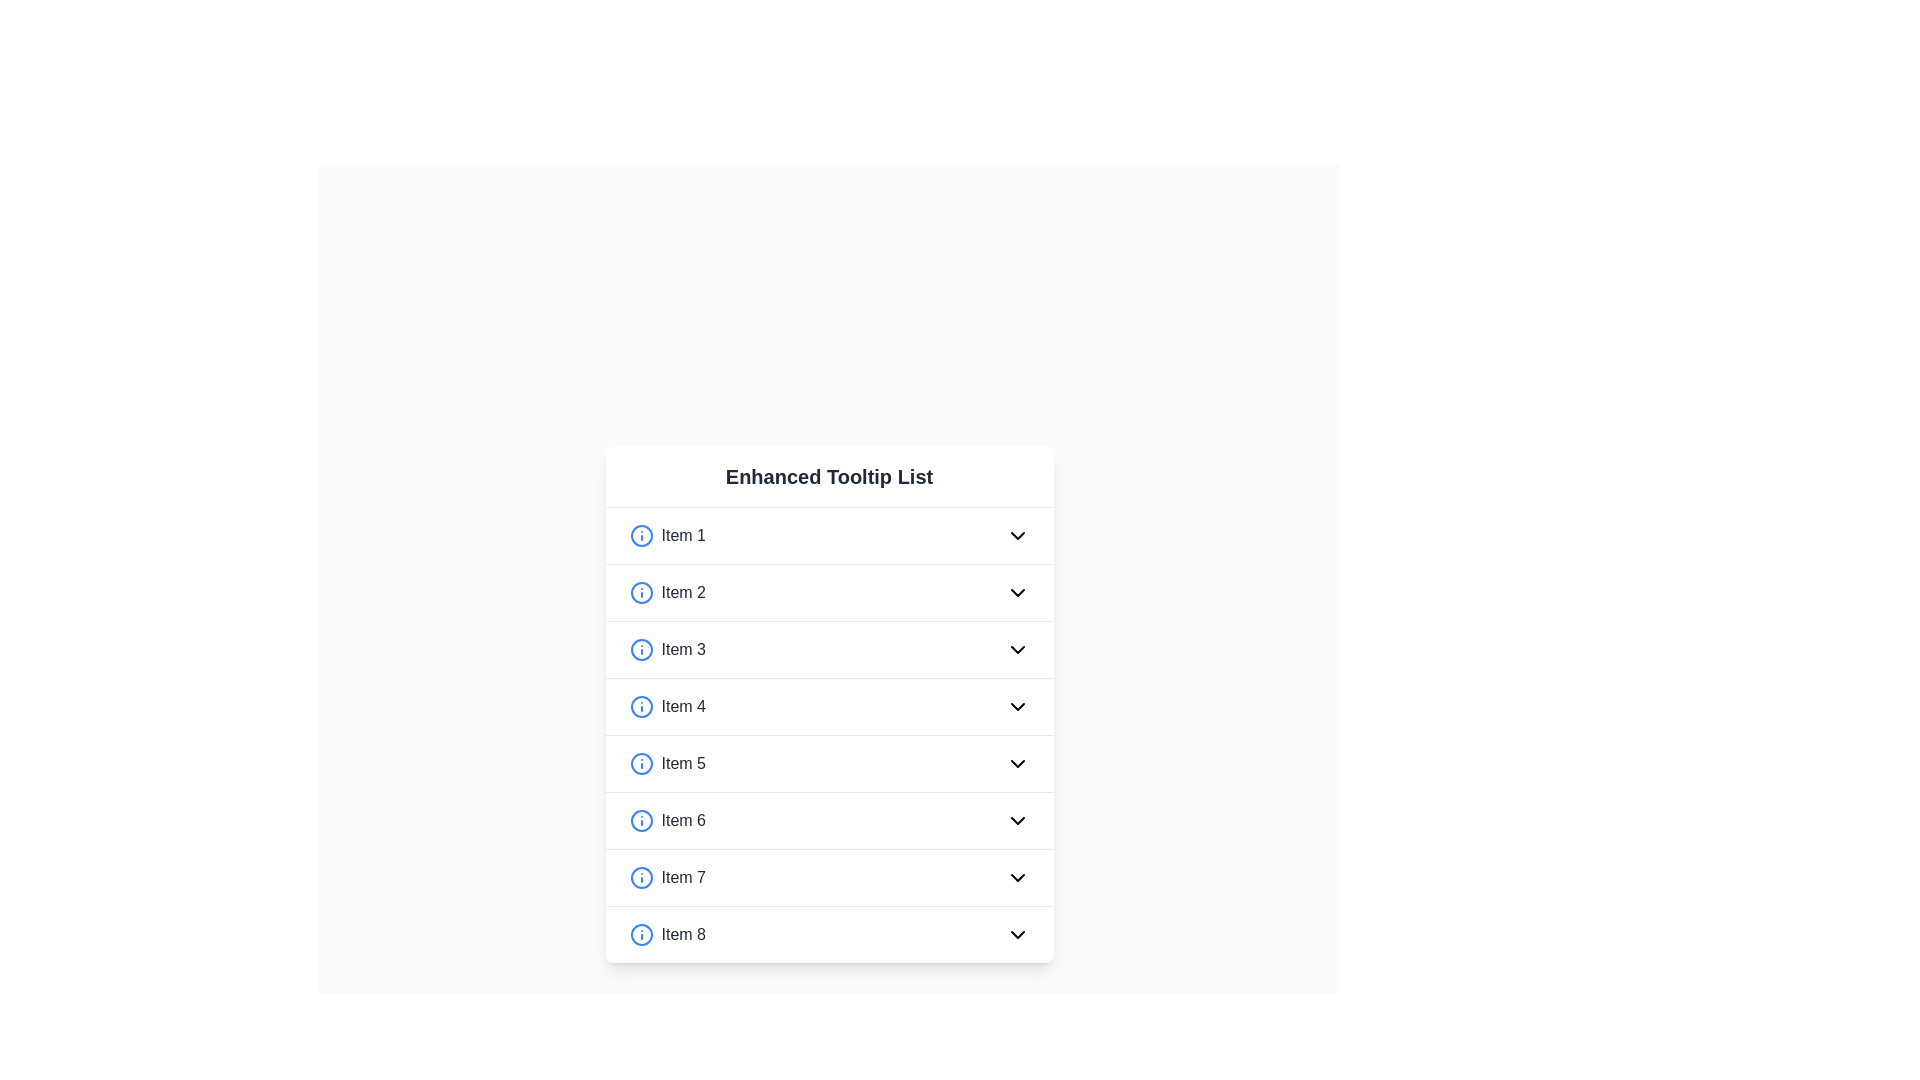 This screenshot has width=1920, height=1080. Describe the element at coordinates (683, 705) in the screenshot. I see `the fourth Text label in the 'Enhanced Tooltip List', which provides the name of the item and is positioned between 'Item 3' and 'Item 5'` at that location.